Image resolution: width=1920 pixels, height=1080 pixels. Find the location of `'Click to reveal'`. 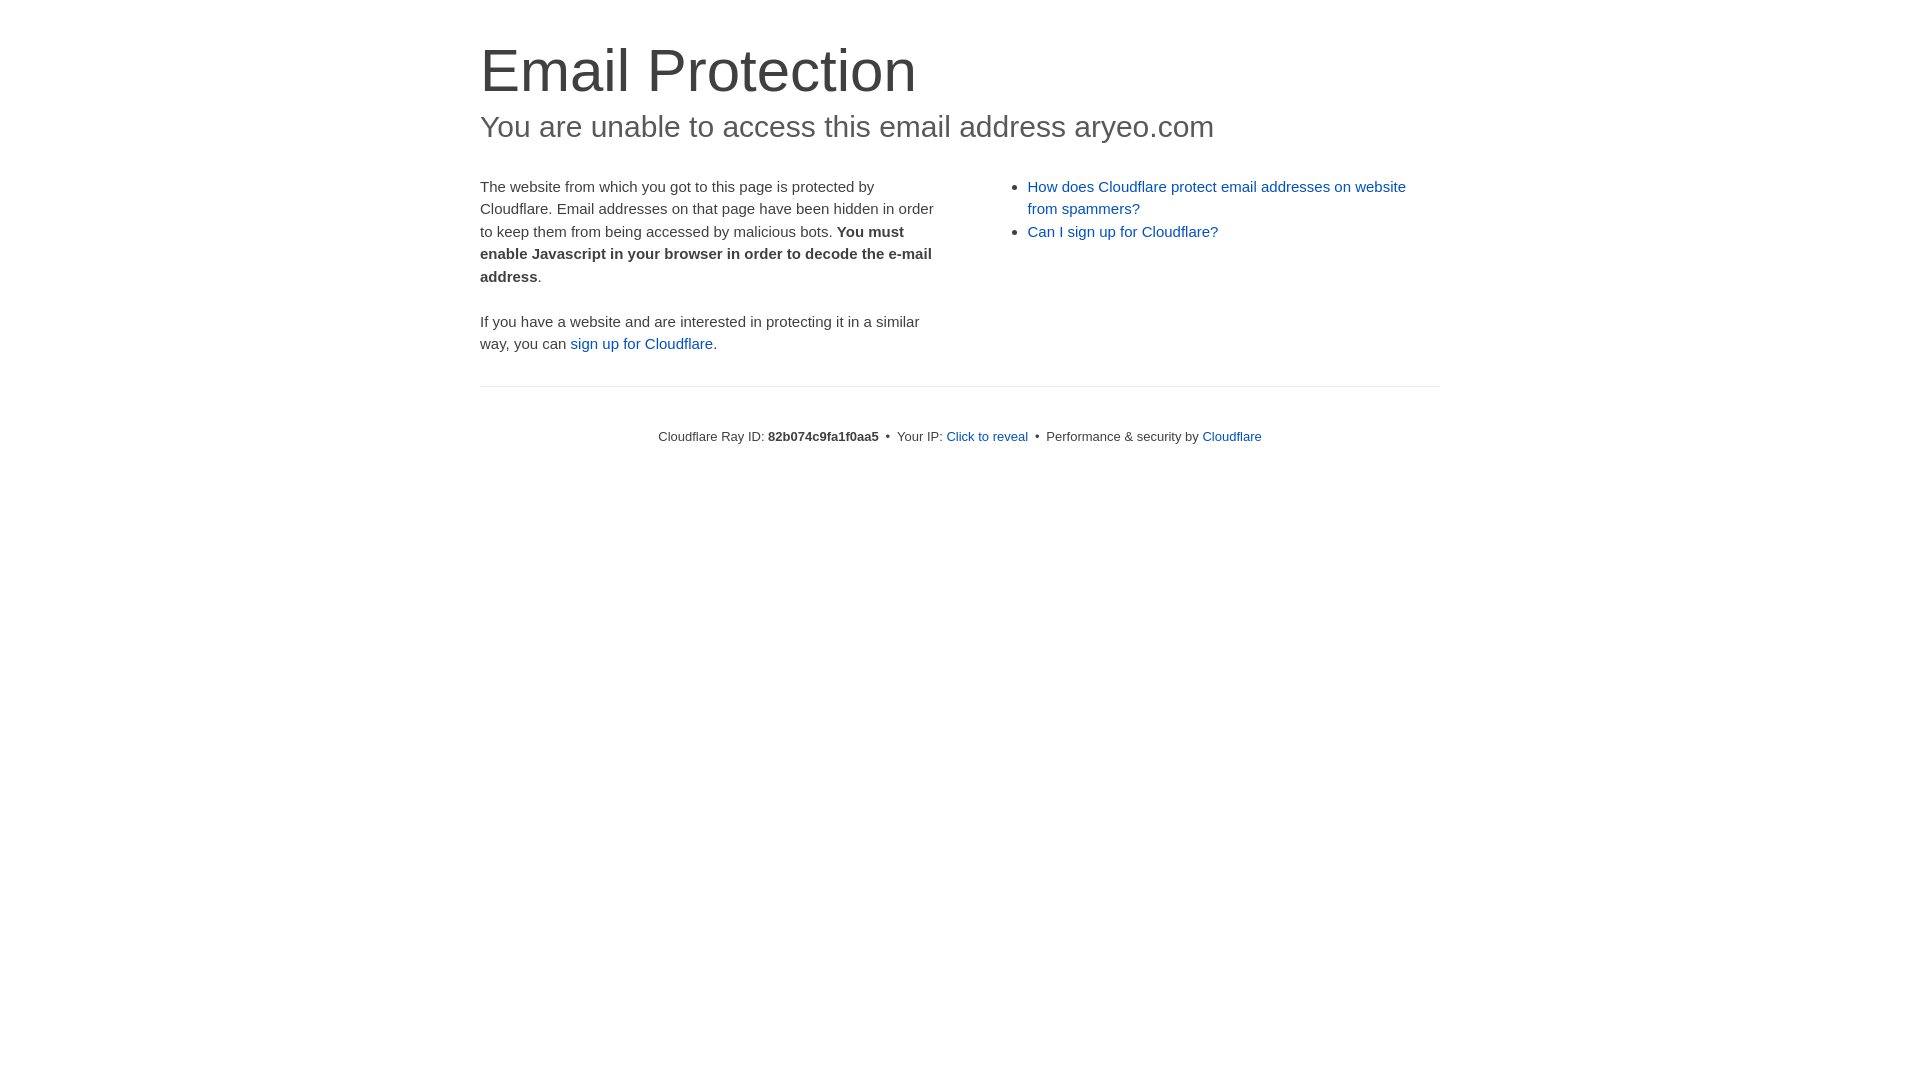

'Click to reveal' is located at coordinates (987, 435).